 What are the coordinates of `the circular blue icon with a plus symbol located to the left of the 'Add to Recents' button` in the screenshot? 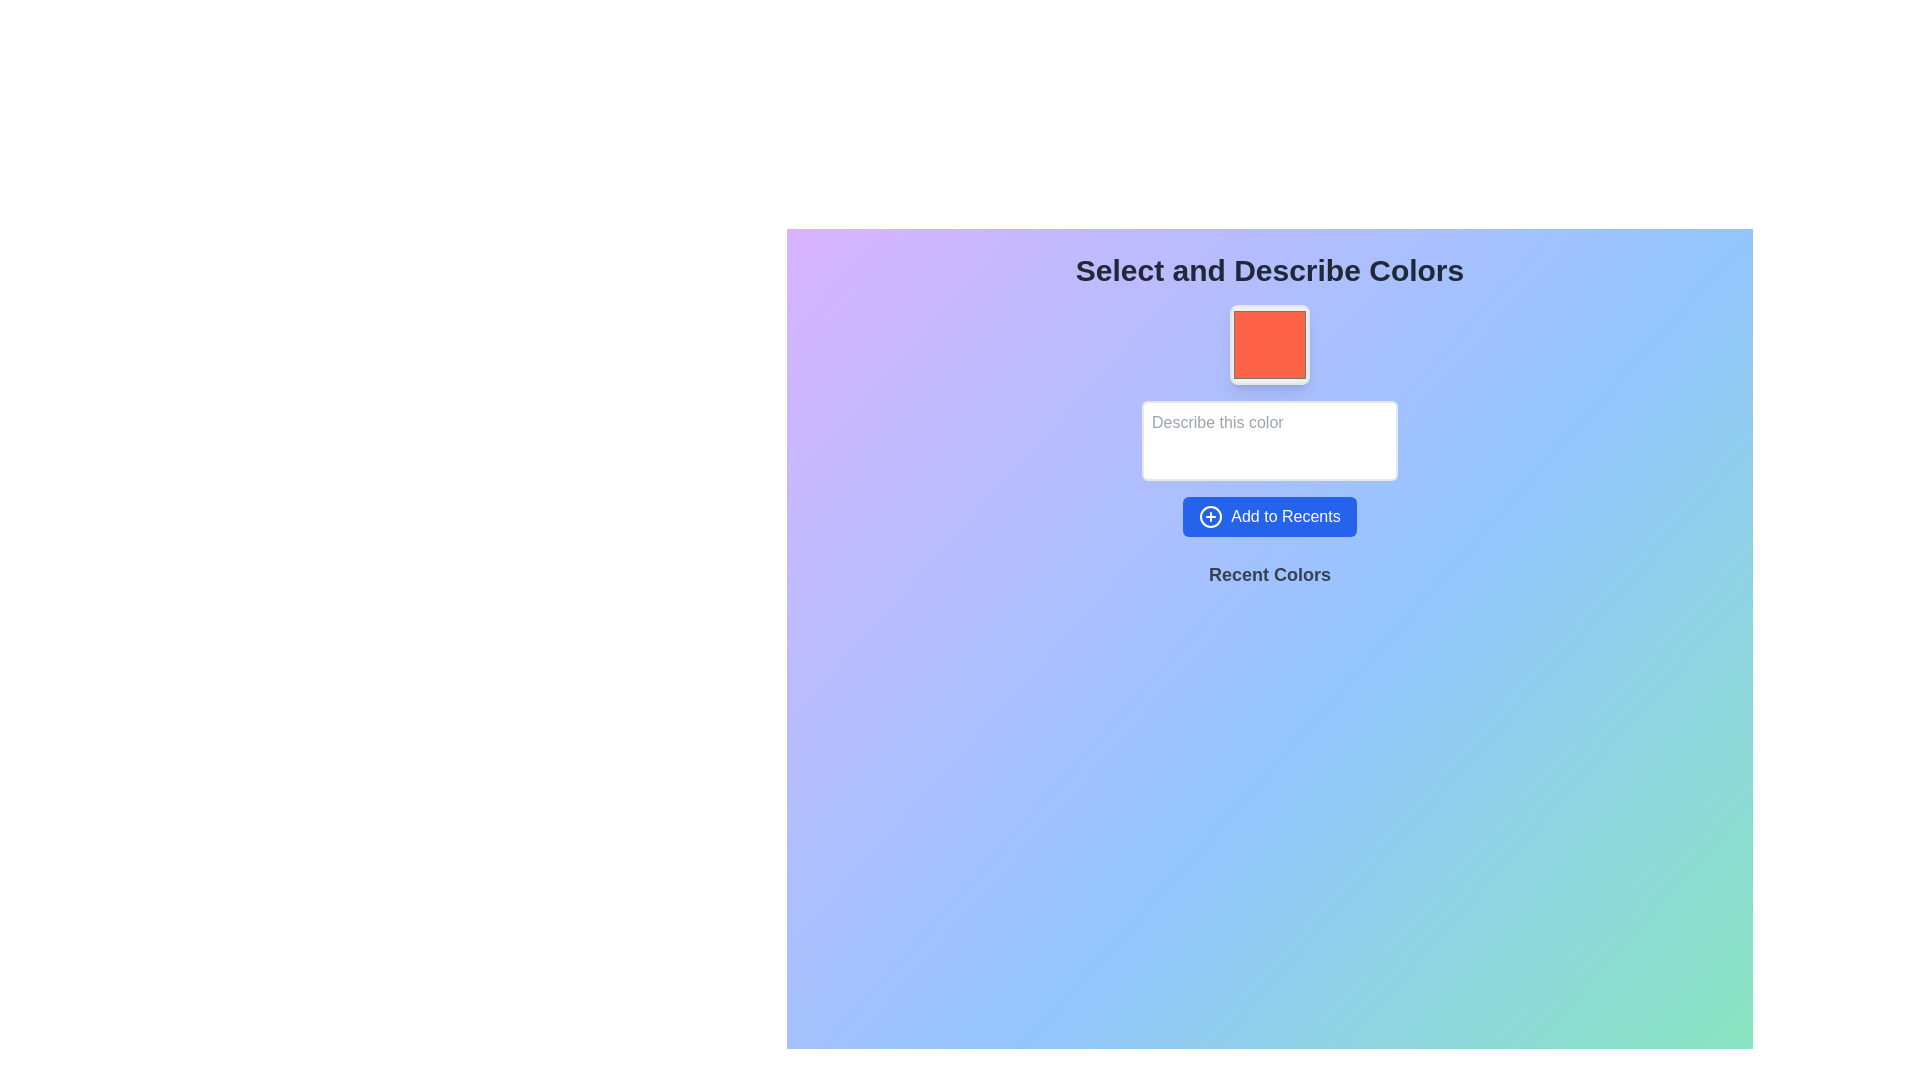 It's located at (1210, 515).